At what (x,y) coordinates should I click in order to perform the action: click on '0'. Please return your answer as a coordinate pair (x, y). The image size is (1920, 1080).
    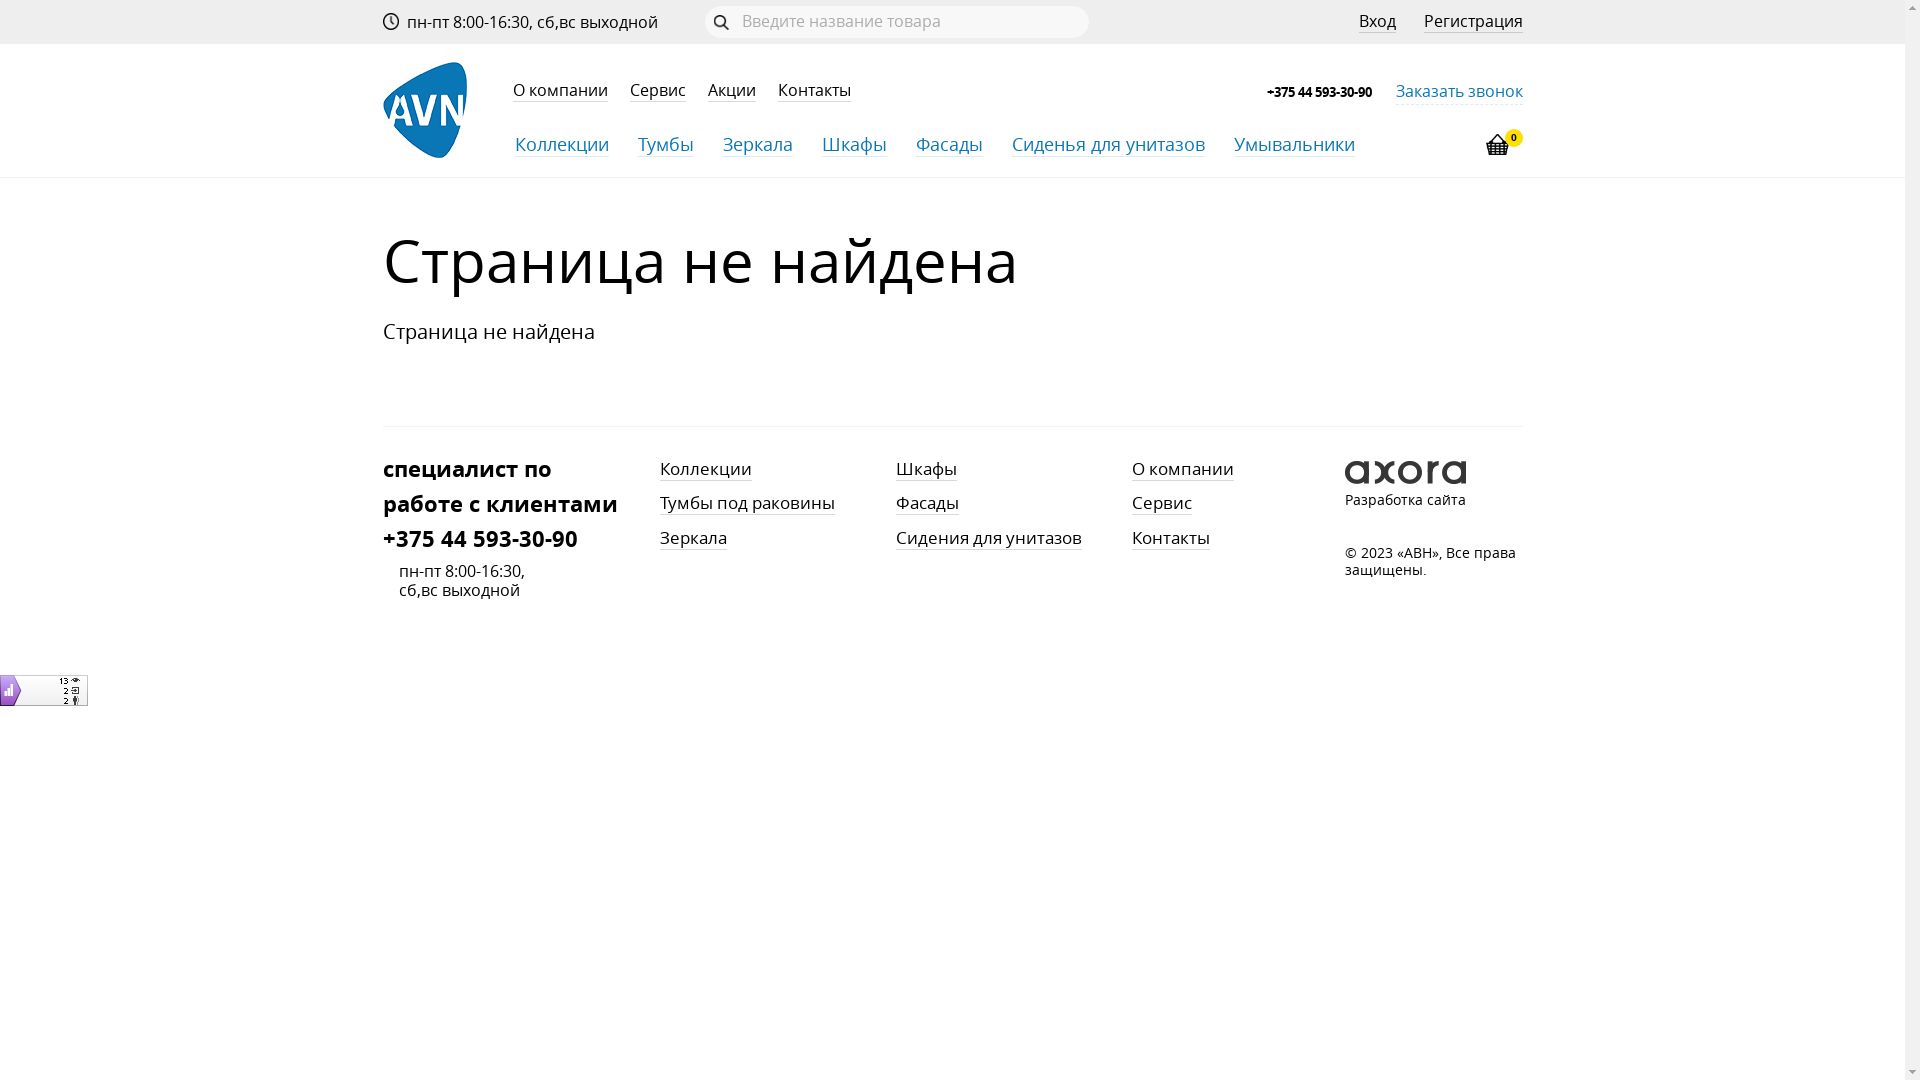
    Looking at the image, I should click on (1494, 149).